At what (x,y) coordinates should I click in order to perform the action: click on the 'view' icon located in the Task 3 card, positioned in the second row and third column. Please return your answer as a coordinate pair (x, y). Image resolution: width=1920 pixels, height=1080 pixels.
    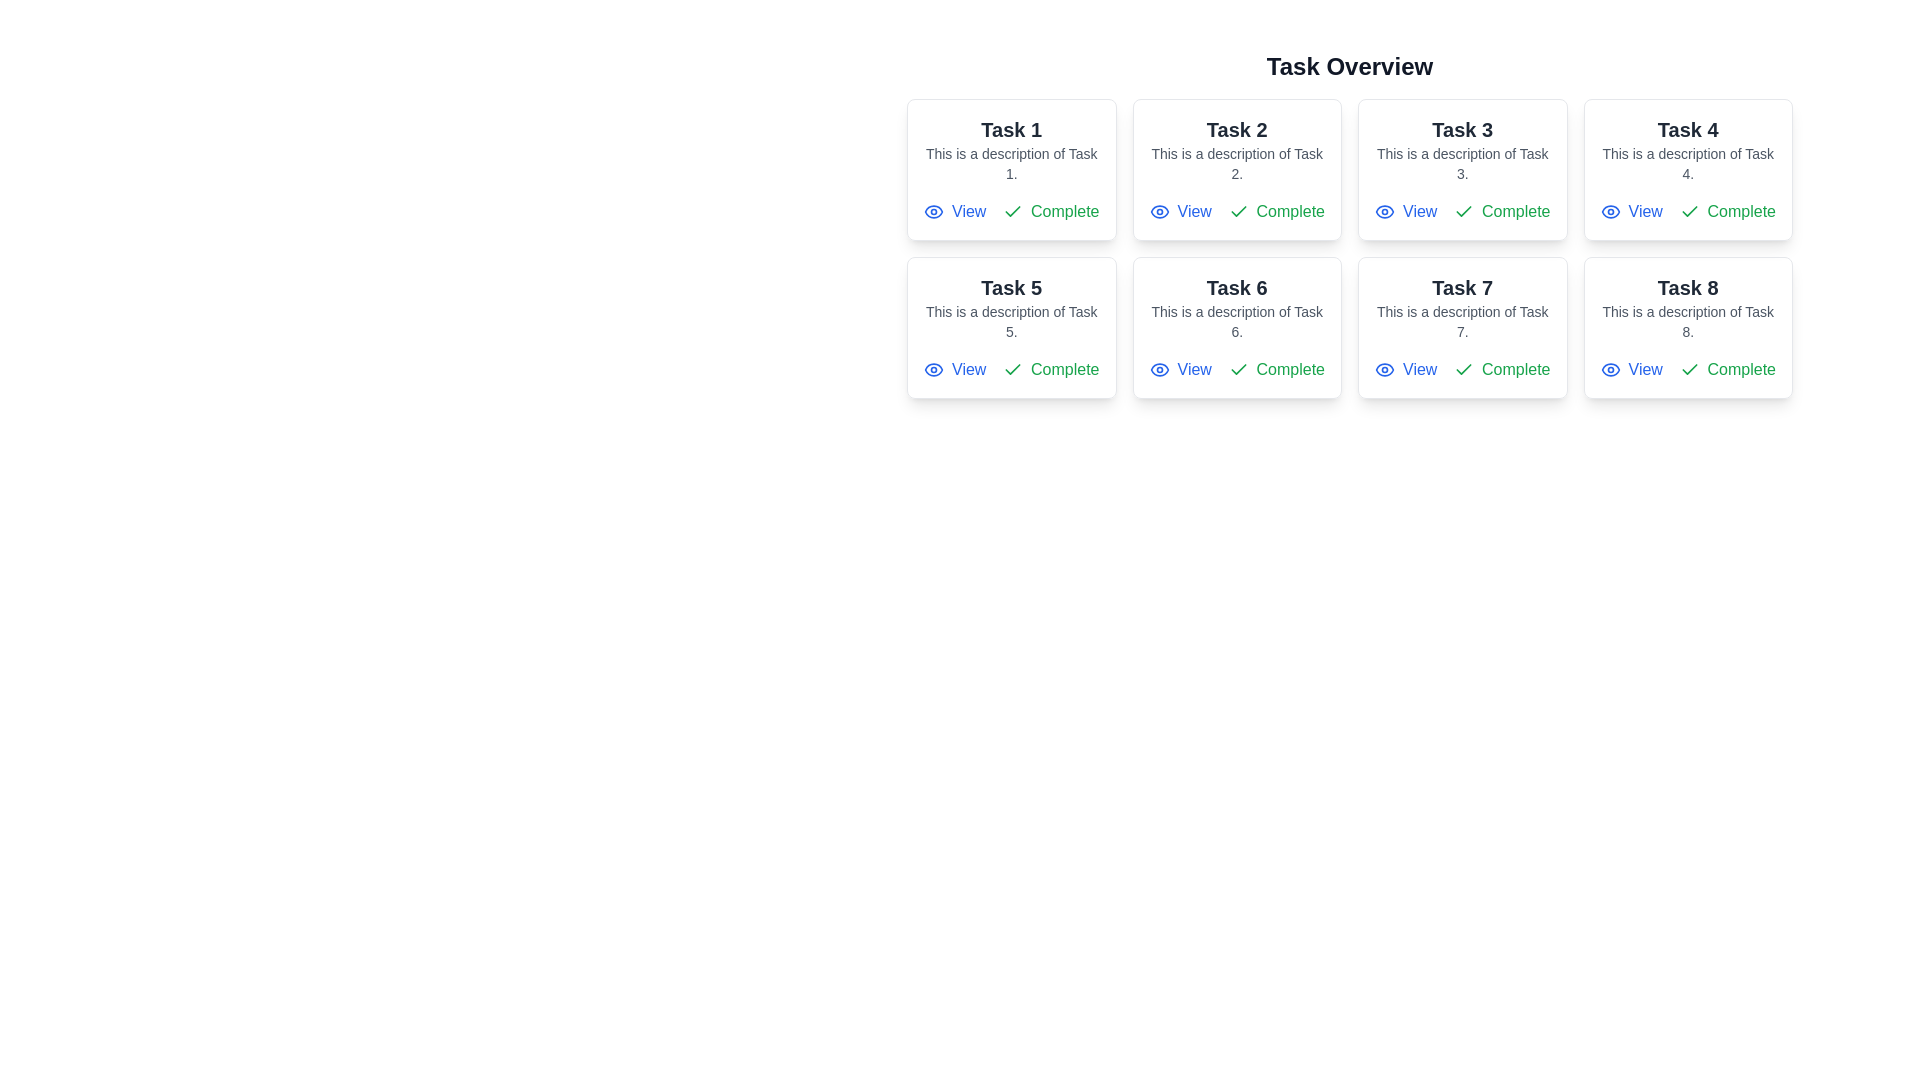
    Looking at the image, I should click on (1384, 212).